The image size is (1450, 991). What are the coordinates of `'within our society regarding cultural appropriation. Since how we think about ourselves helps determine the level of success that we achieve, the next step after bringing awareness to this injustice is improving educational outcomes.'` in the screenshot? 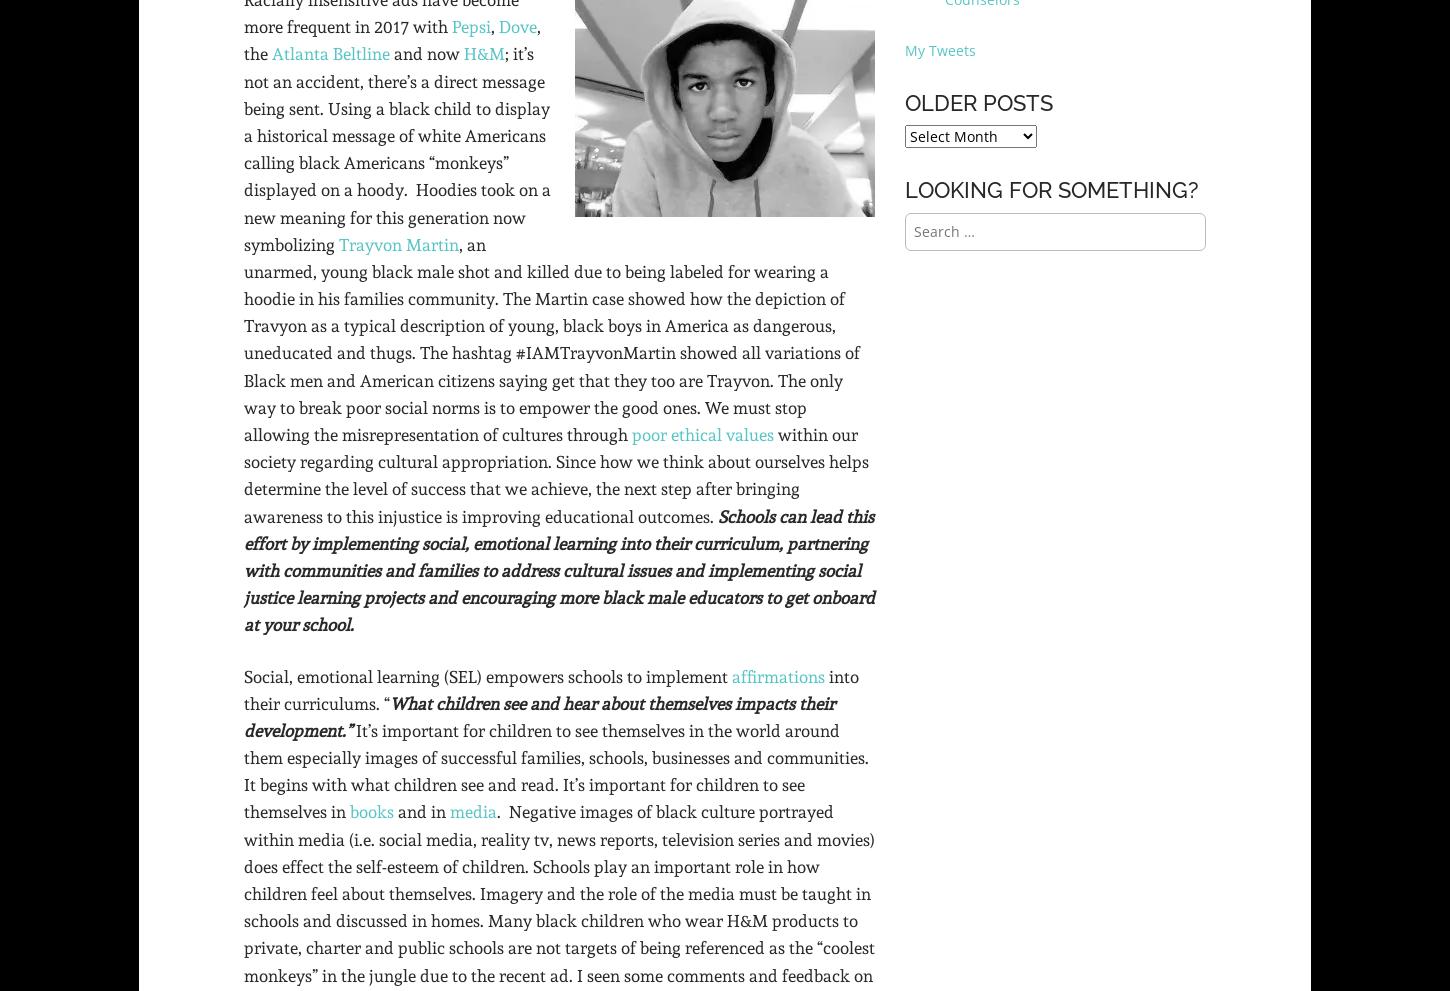 It's located at (556, 474).